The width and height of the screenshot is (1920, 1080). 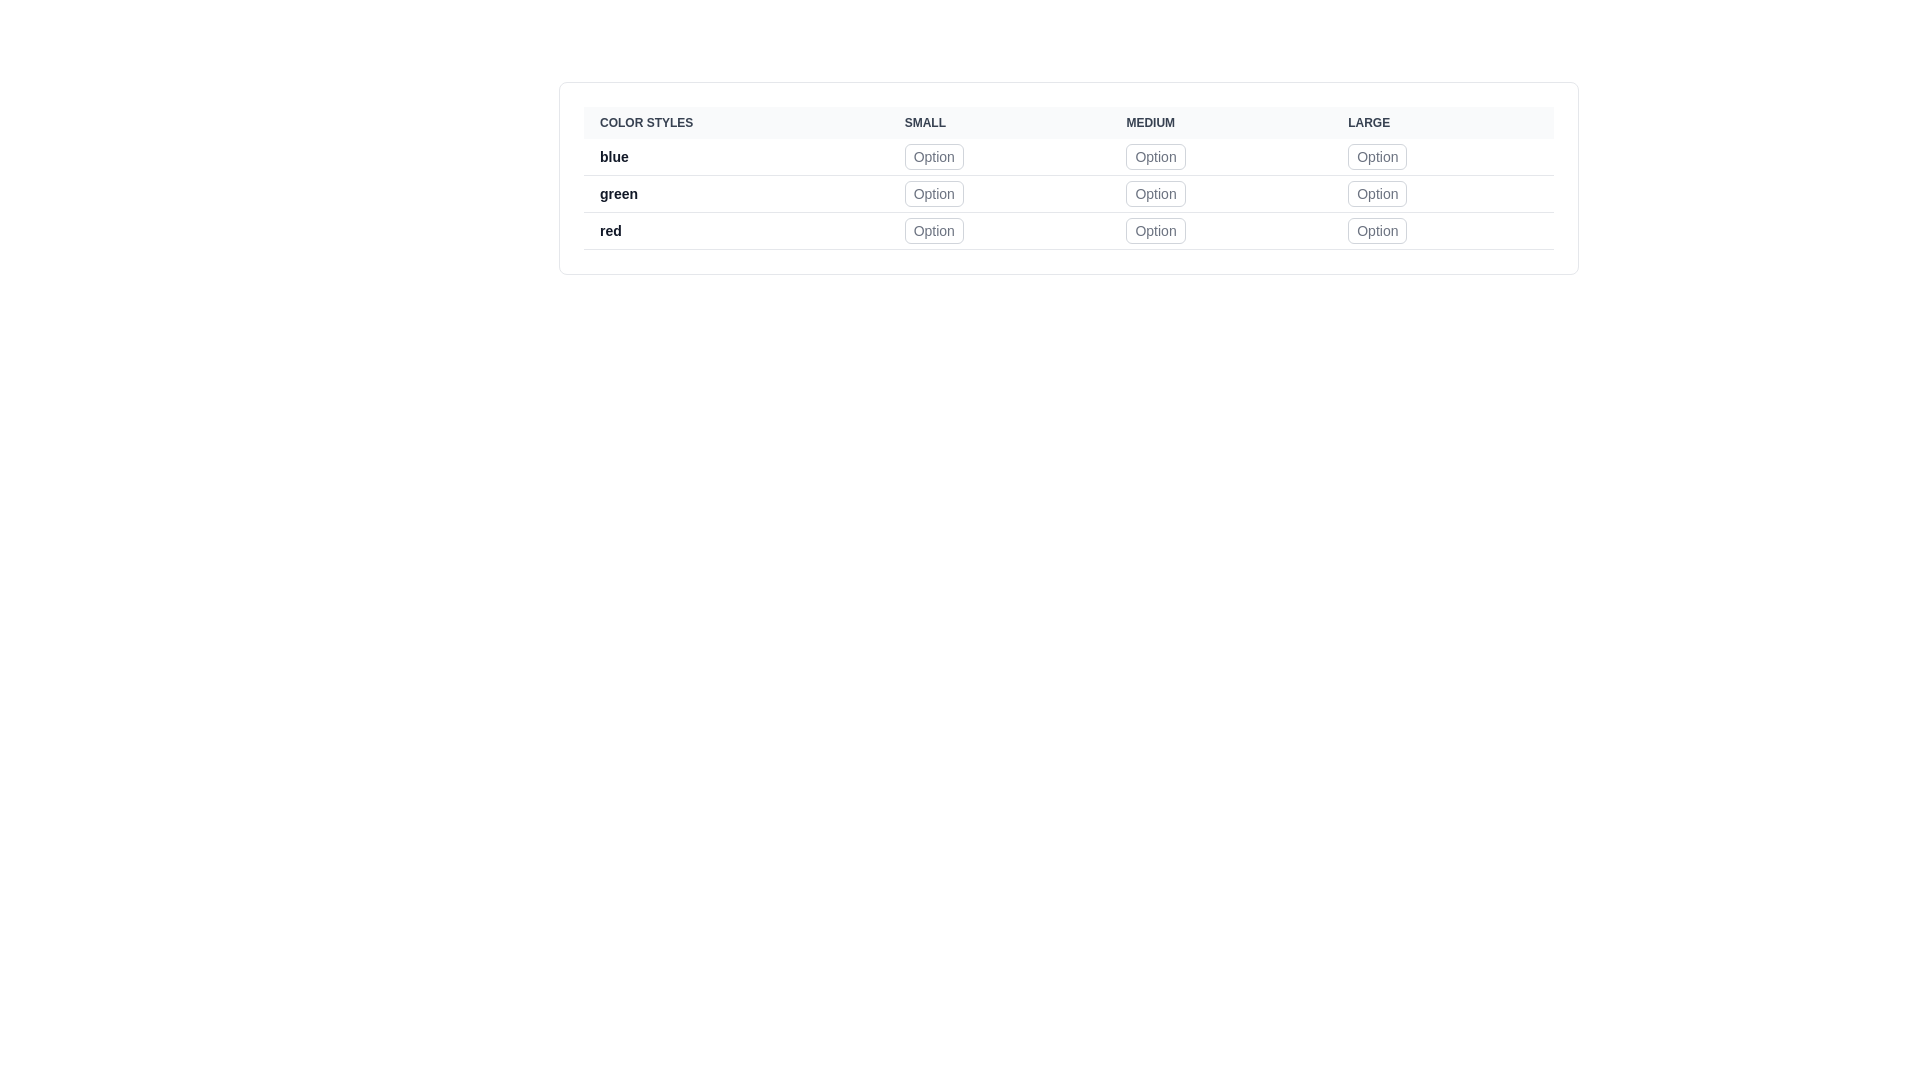 I want to click on the selection button located in the 'green' row and 'MEDIUM' column of the tabular choice panel to highlight it, so click(x=1156, y=193).